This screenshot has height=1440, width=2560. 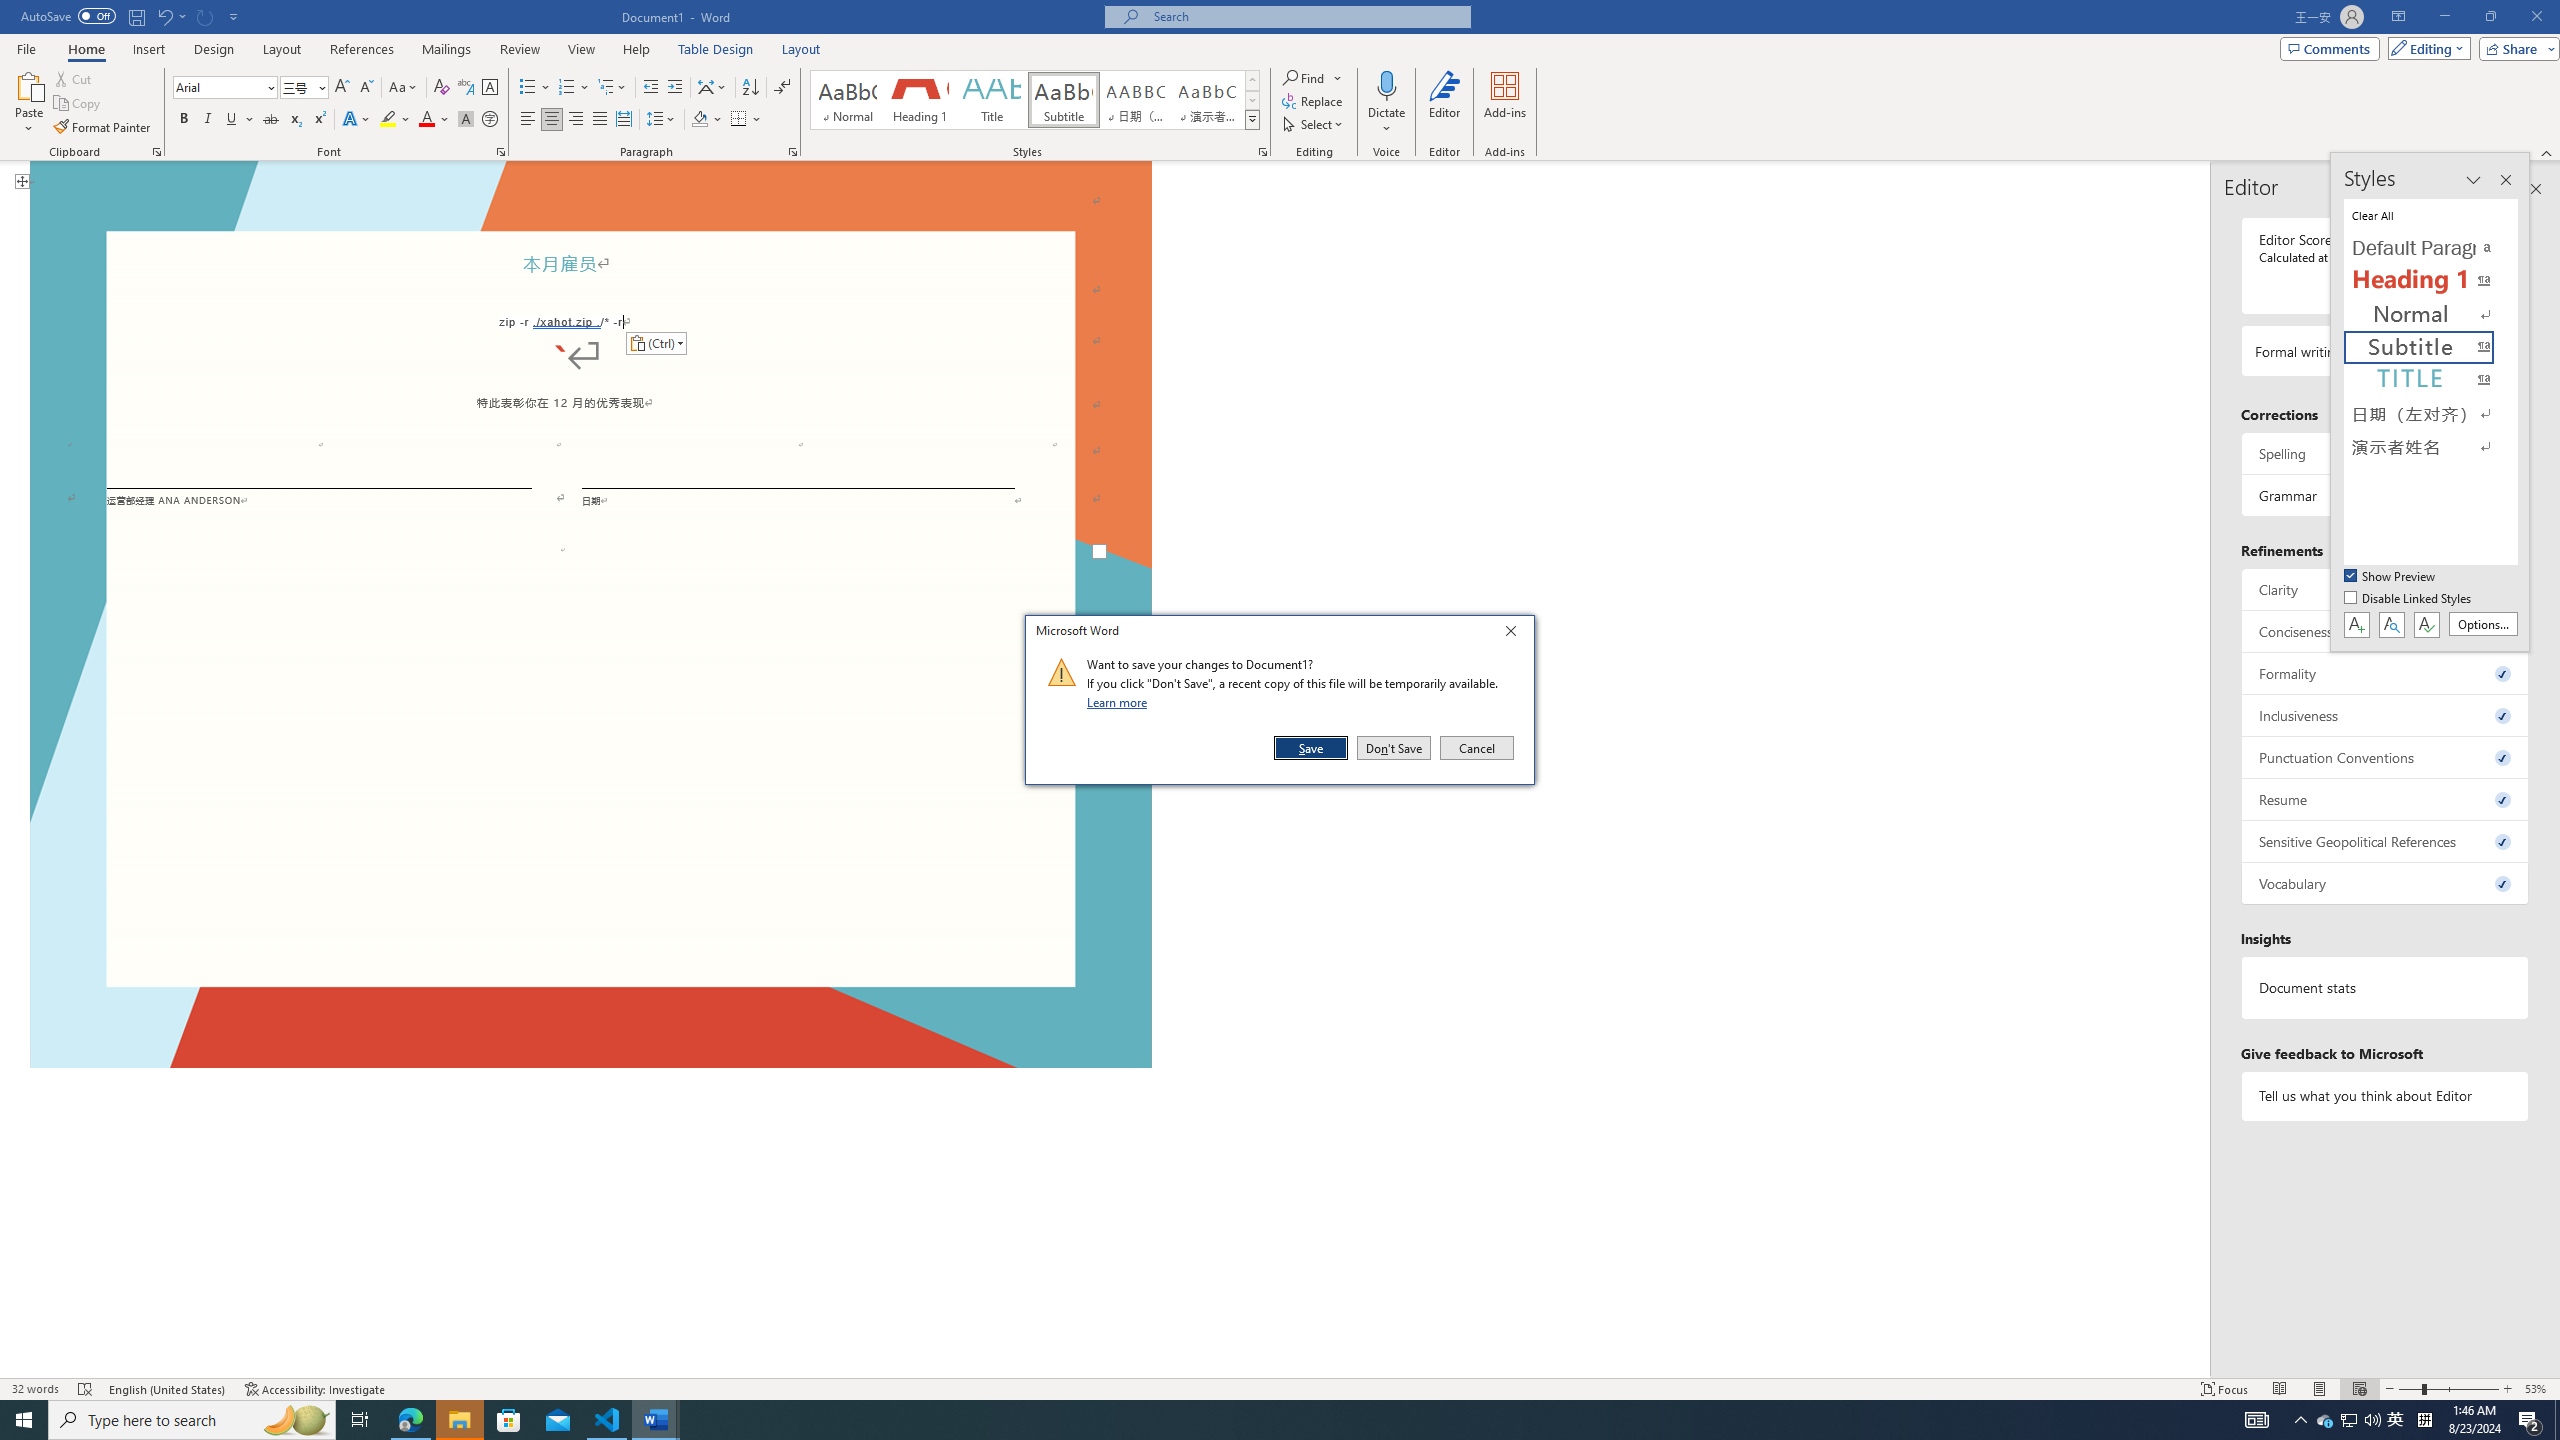 I want to click on 'Undo Paste', so click(x=170, y=15).